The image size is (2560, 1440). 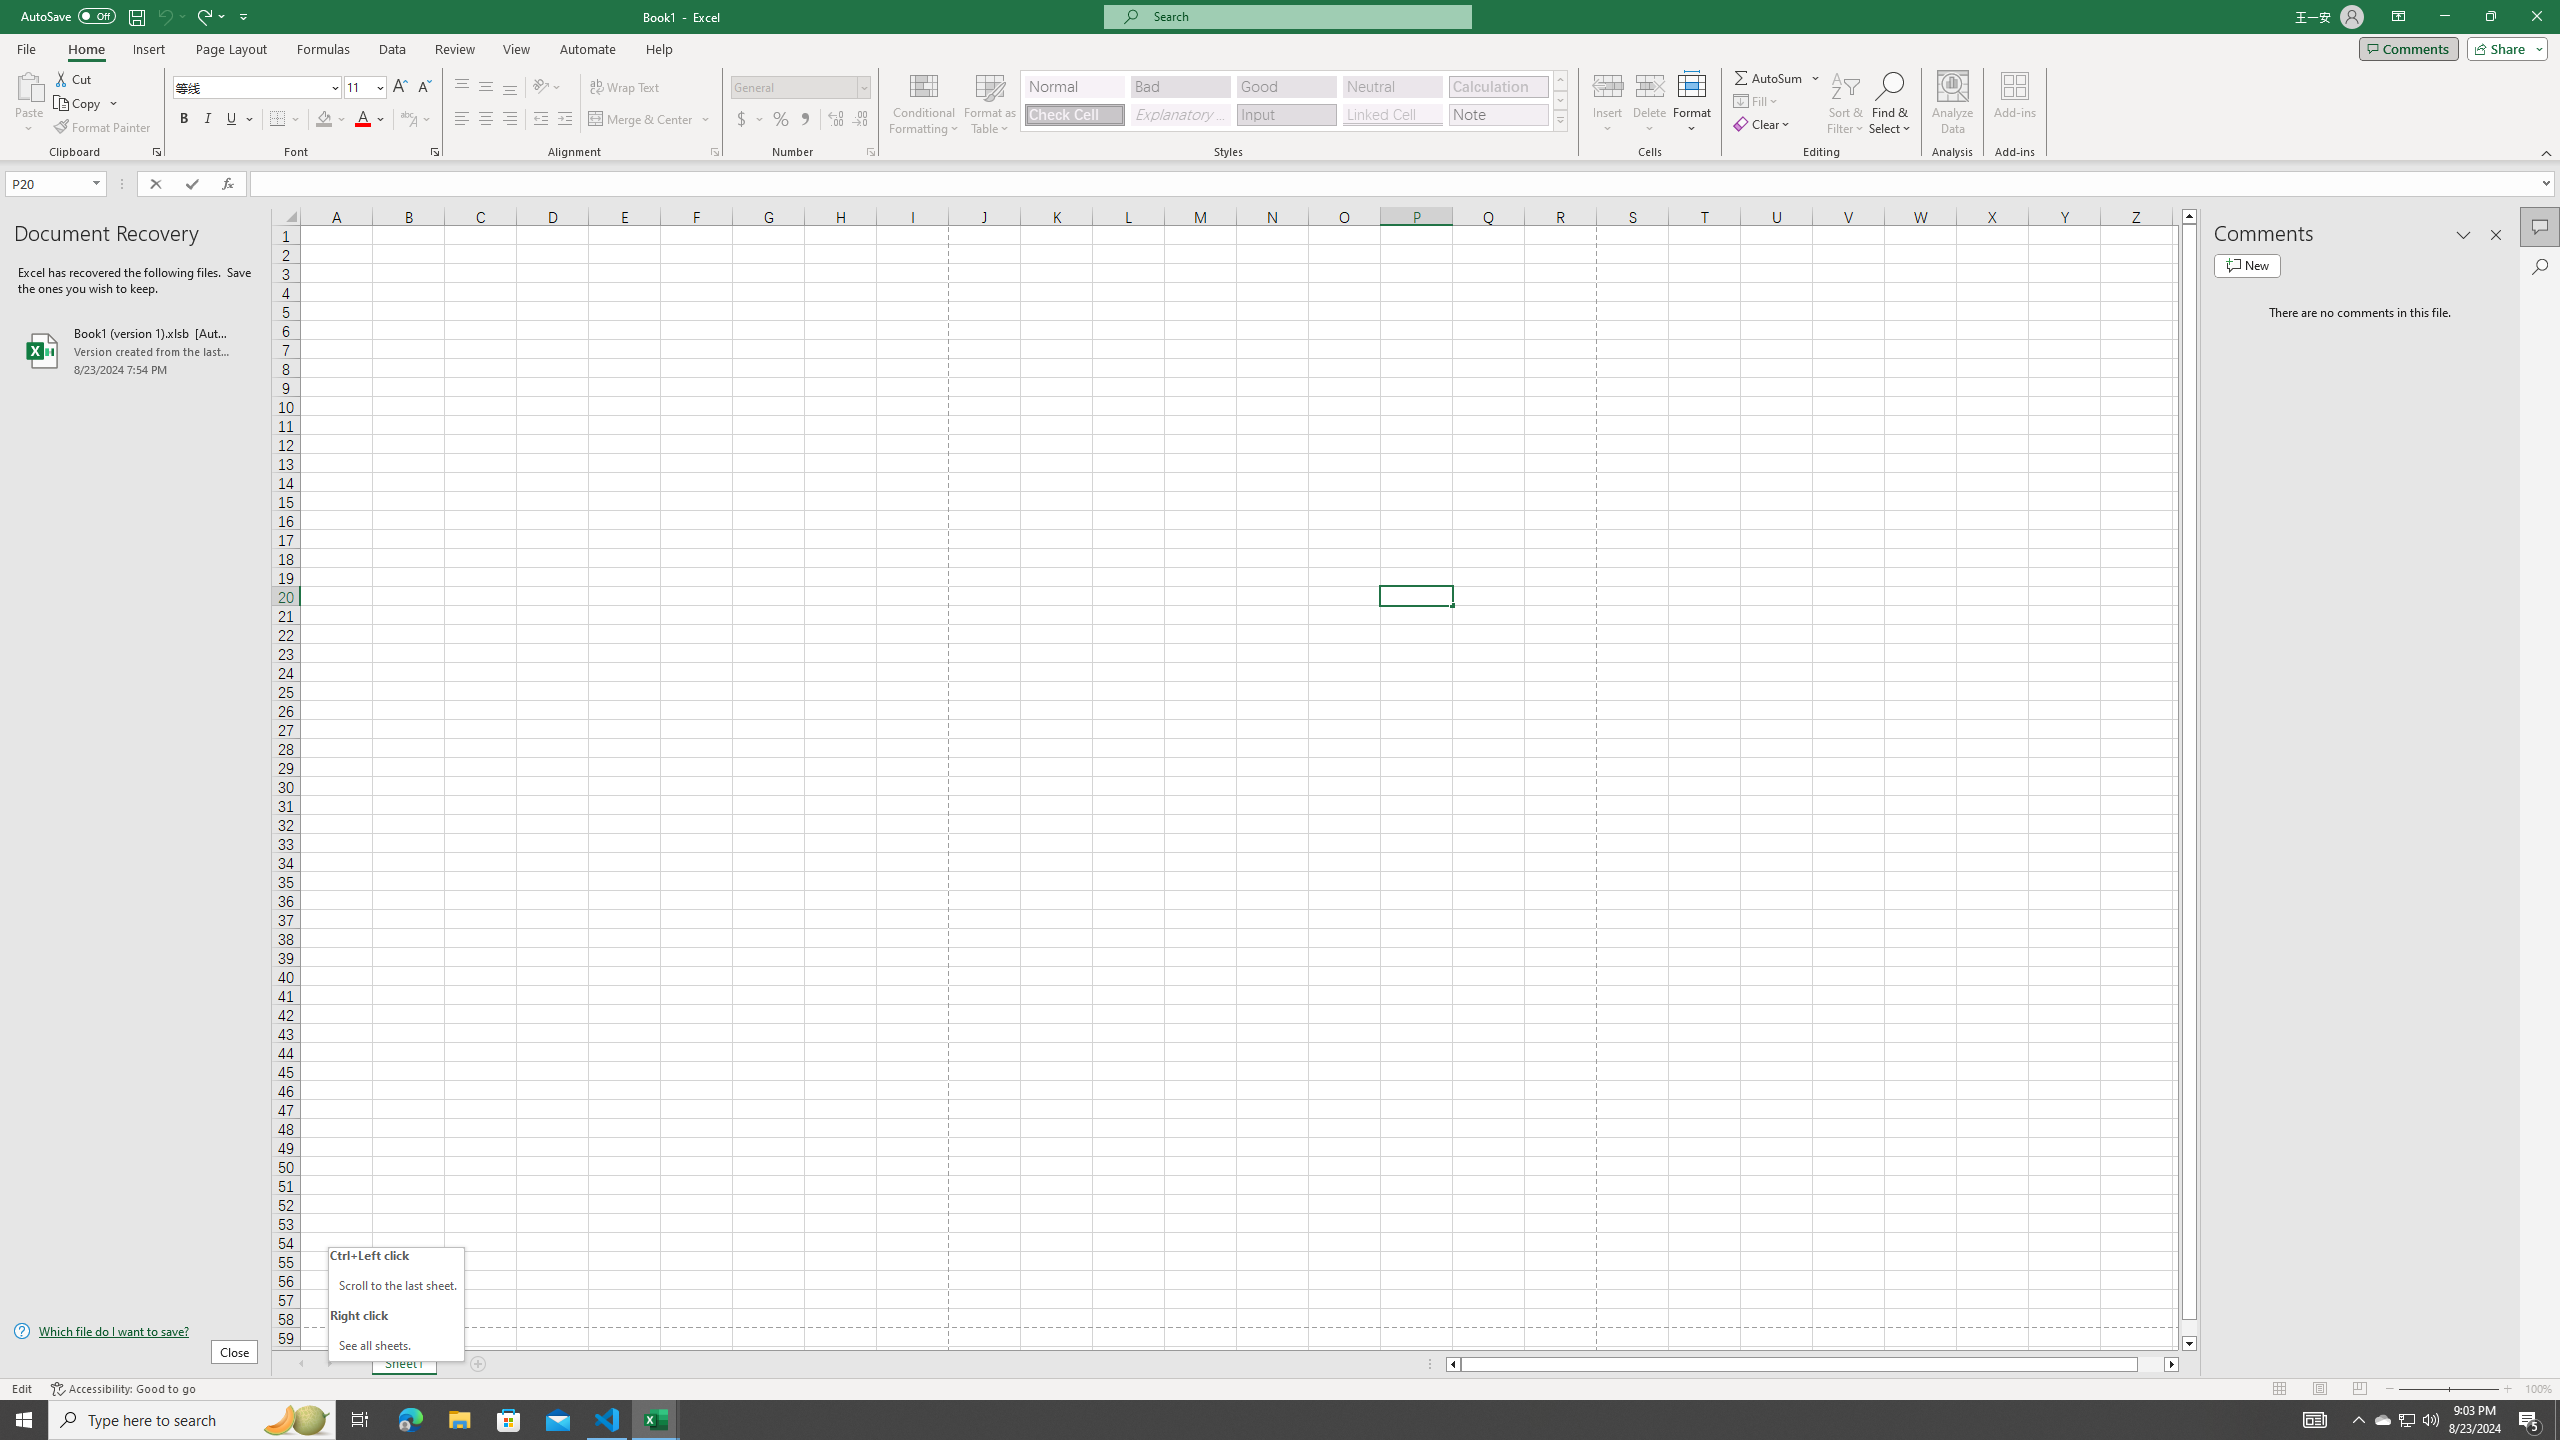 I want to click on 'Comma Style', so click(x=804, y=118).